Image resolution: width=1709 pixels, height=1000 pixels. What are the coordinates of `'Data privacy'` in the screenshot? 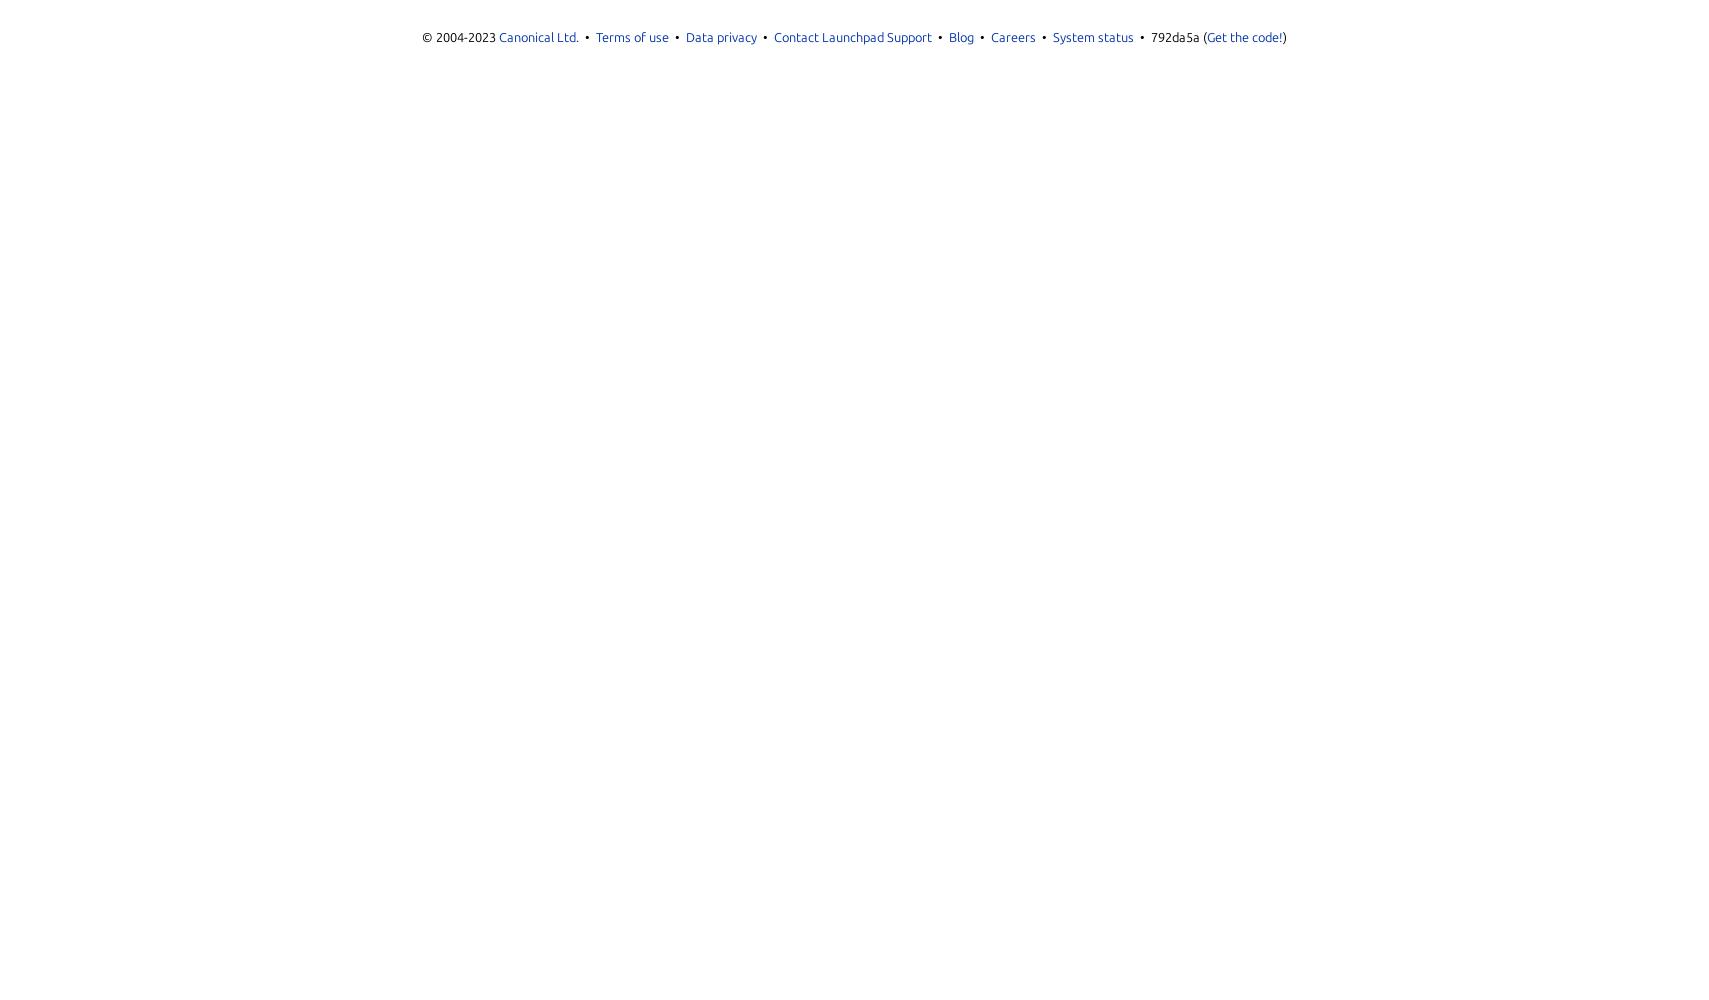 It's located at (720, 37).